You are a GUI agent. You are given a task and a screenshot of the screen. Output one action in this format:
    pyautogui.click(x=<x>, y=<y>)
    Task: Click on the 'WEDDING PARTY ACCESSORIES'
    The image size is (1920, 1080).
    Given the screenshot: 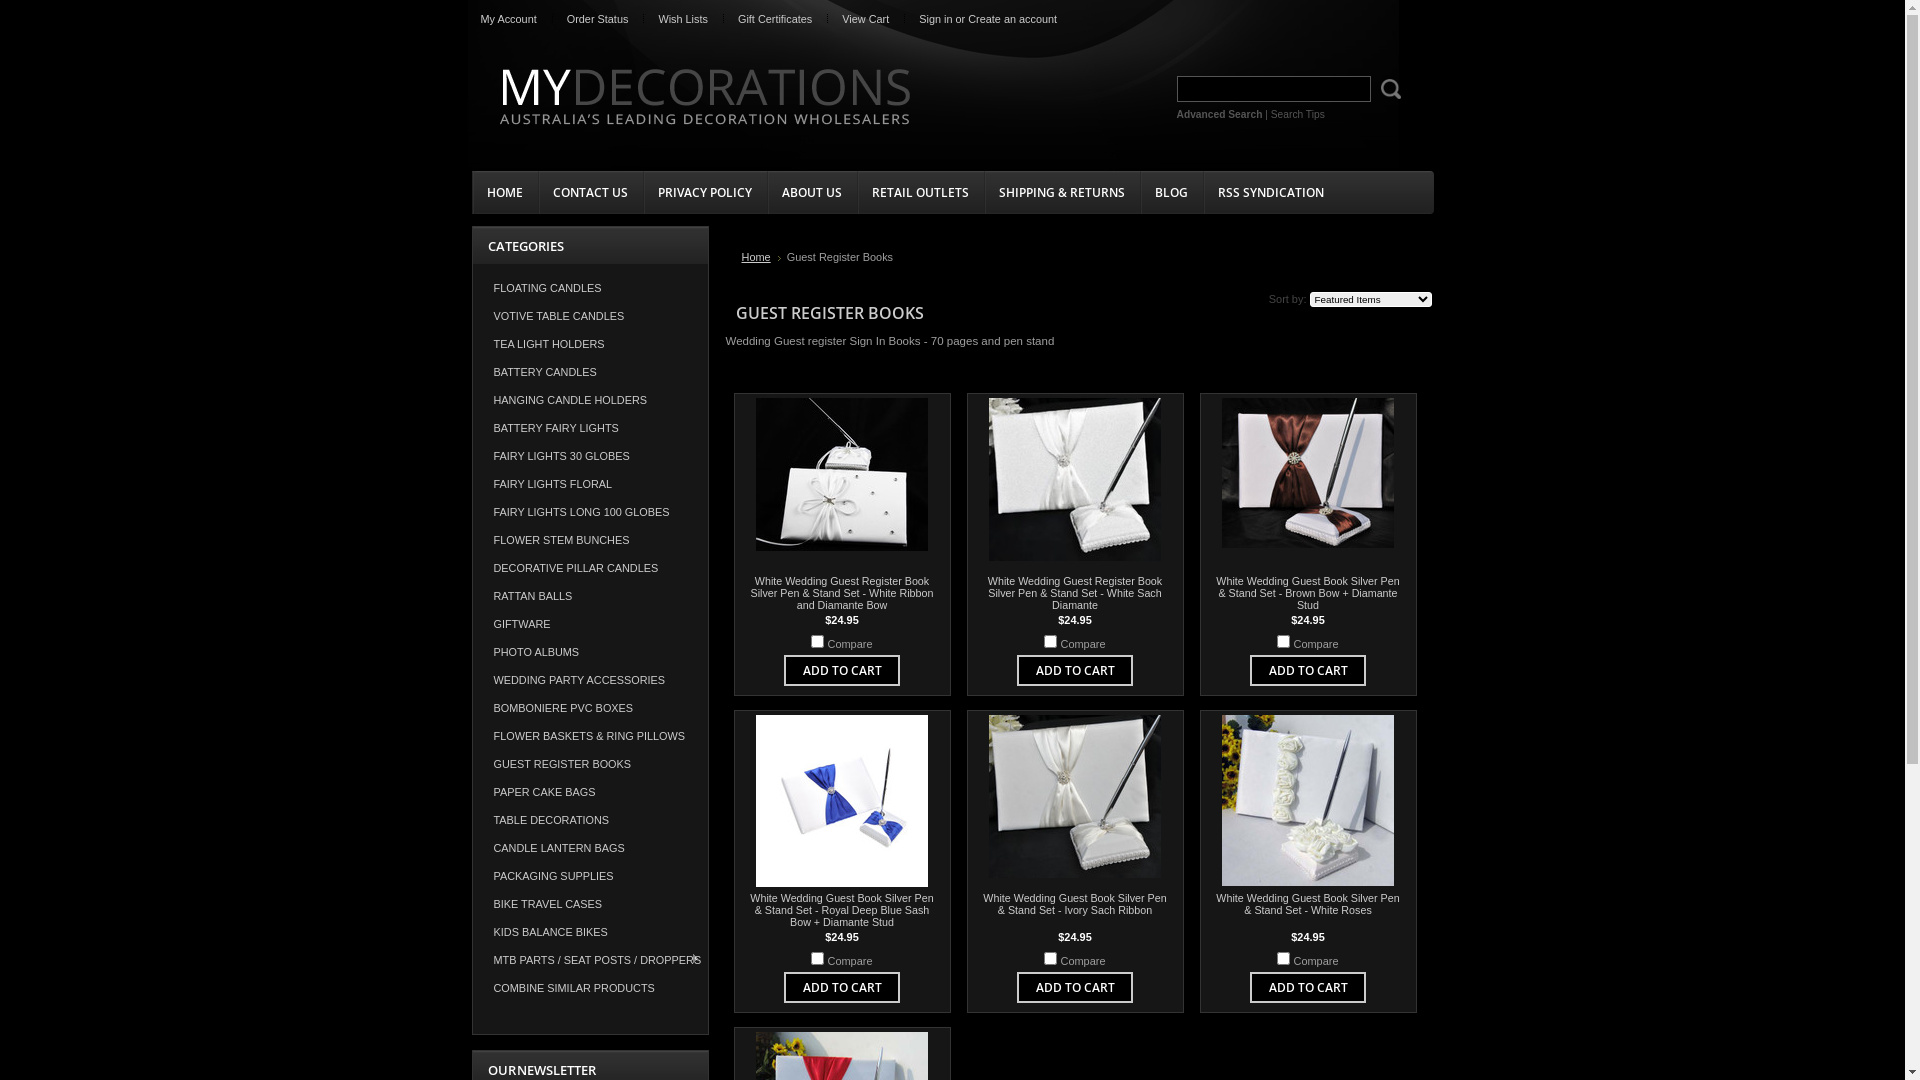 What is the action you would take?
    pyautogui.click(x=589, y=678)
    